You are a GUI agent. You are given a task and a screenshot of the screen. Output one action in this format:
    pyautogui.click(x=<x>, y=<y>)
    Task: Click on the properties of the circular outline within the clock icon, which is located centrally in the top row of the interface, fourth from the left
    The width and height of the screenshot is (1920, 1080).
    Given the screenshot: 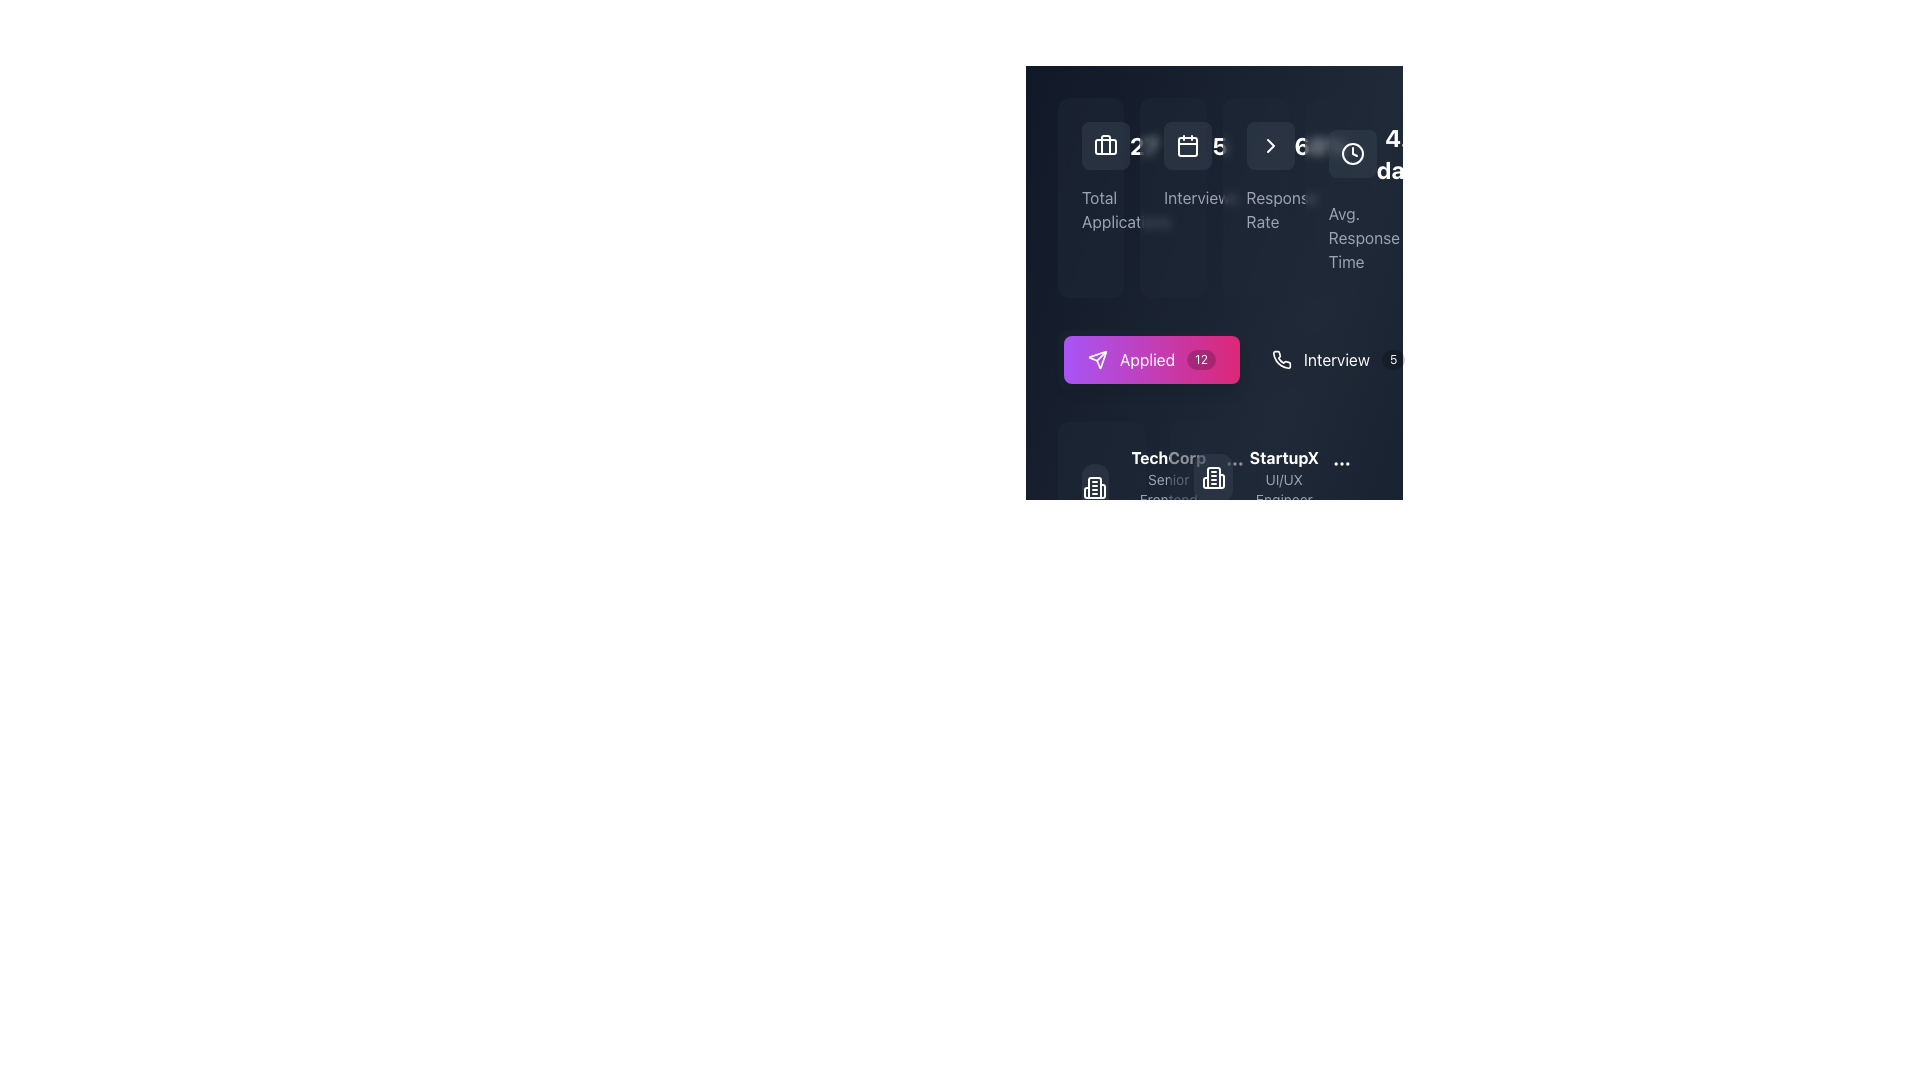 What is the action you would take?
    pyautogui.click(x=1352, y=153)
    